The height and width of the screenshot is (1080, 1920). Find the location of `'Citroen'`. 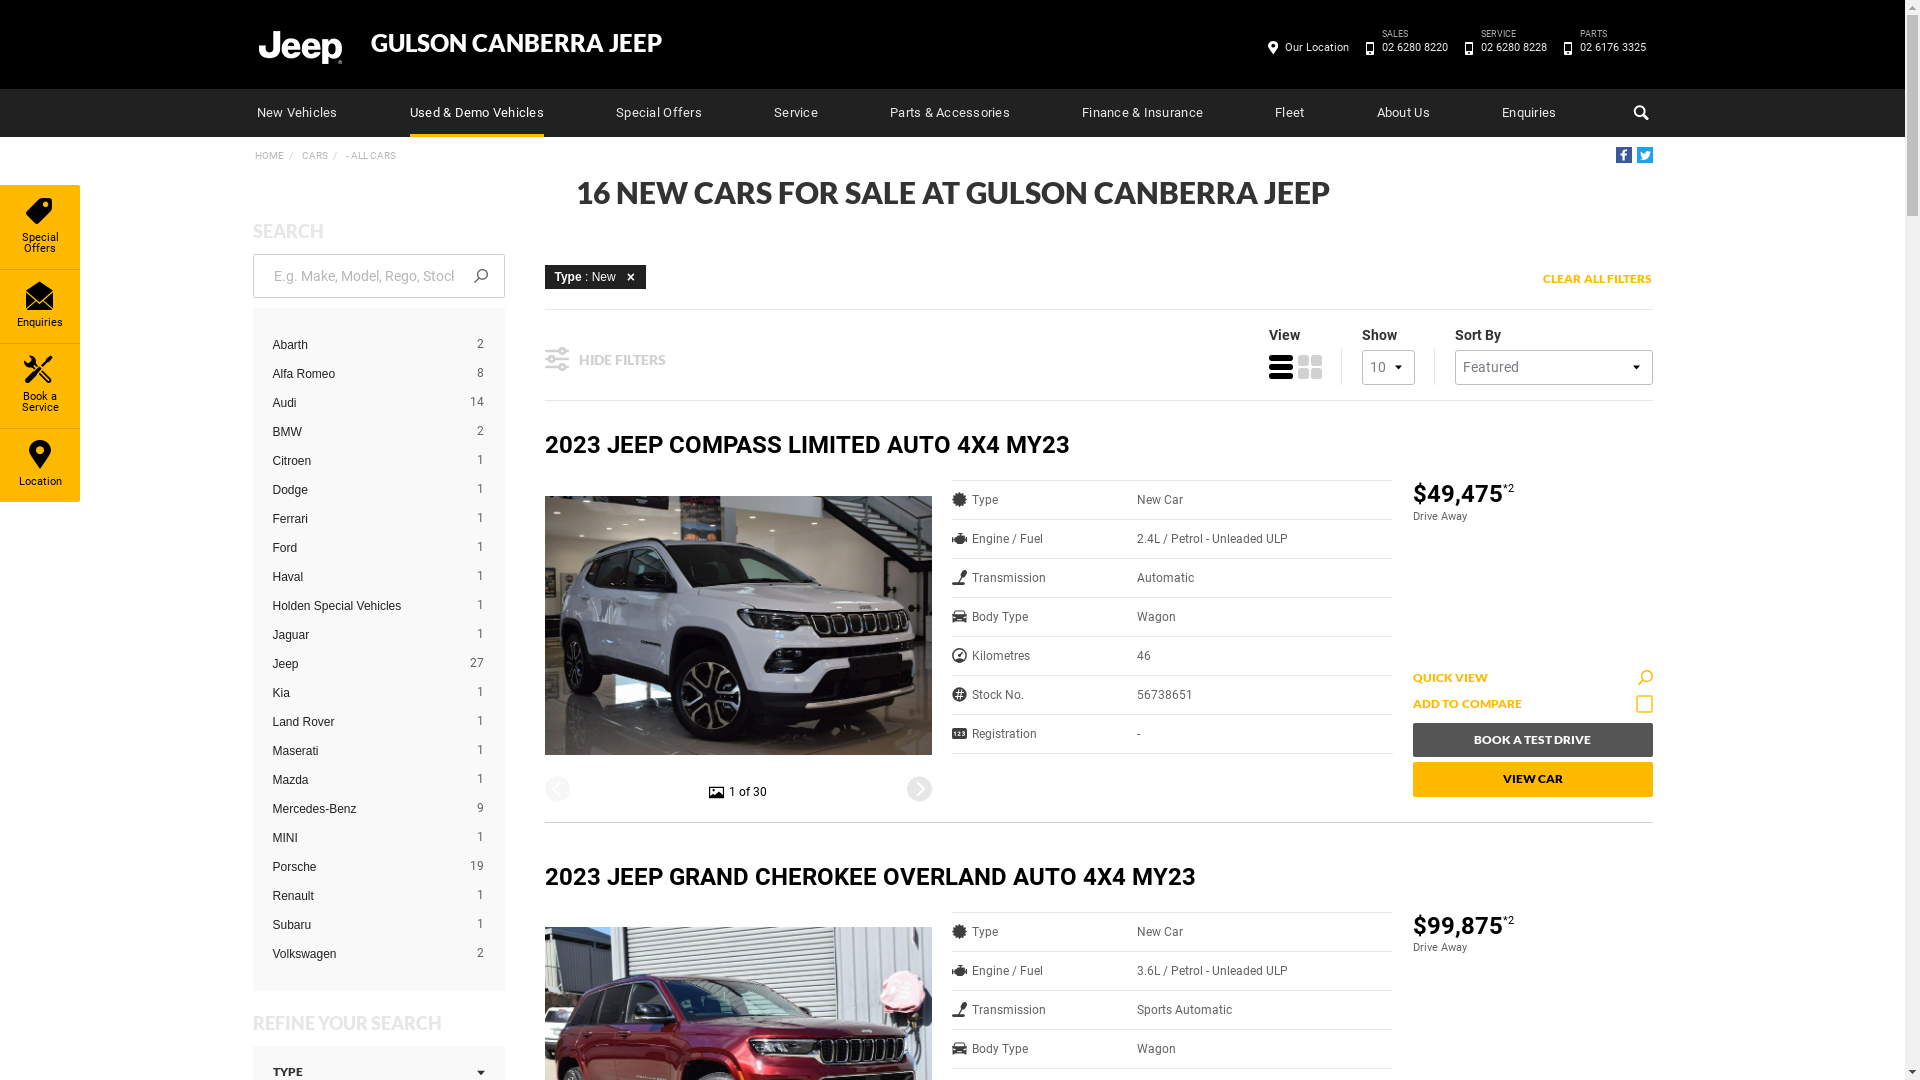

'Citroen' is located at coordinates (363, 461).